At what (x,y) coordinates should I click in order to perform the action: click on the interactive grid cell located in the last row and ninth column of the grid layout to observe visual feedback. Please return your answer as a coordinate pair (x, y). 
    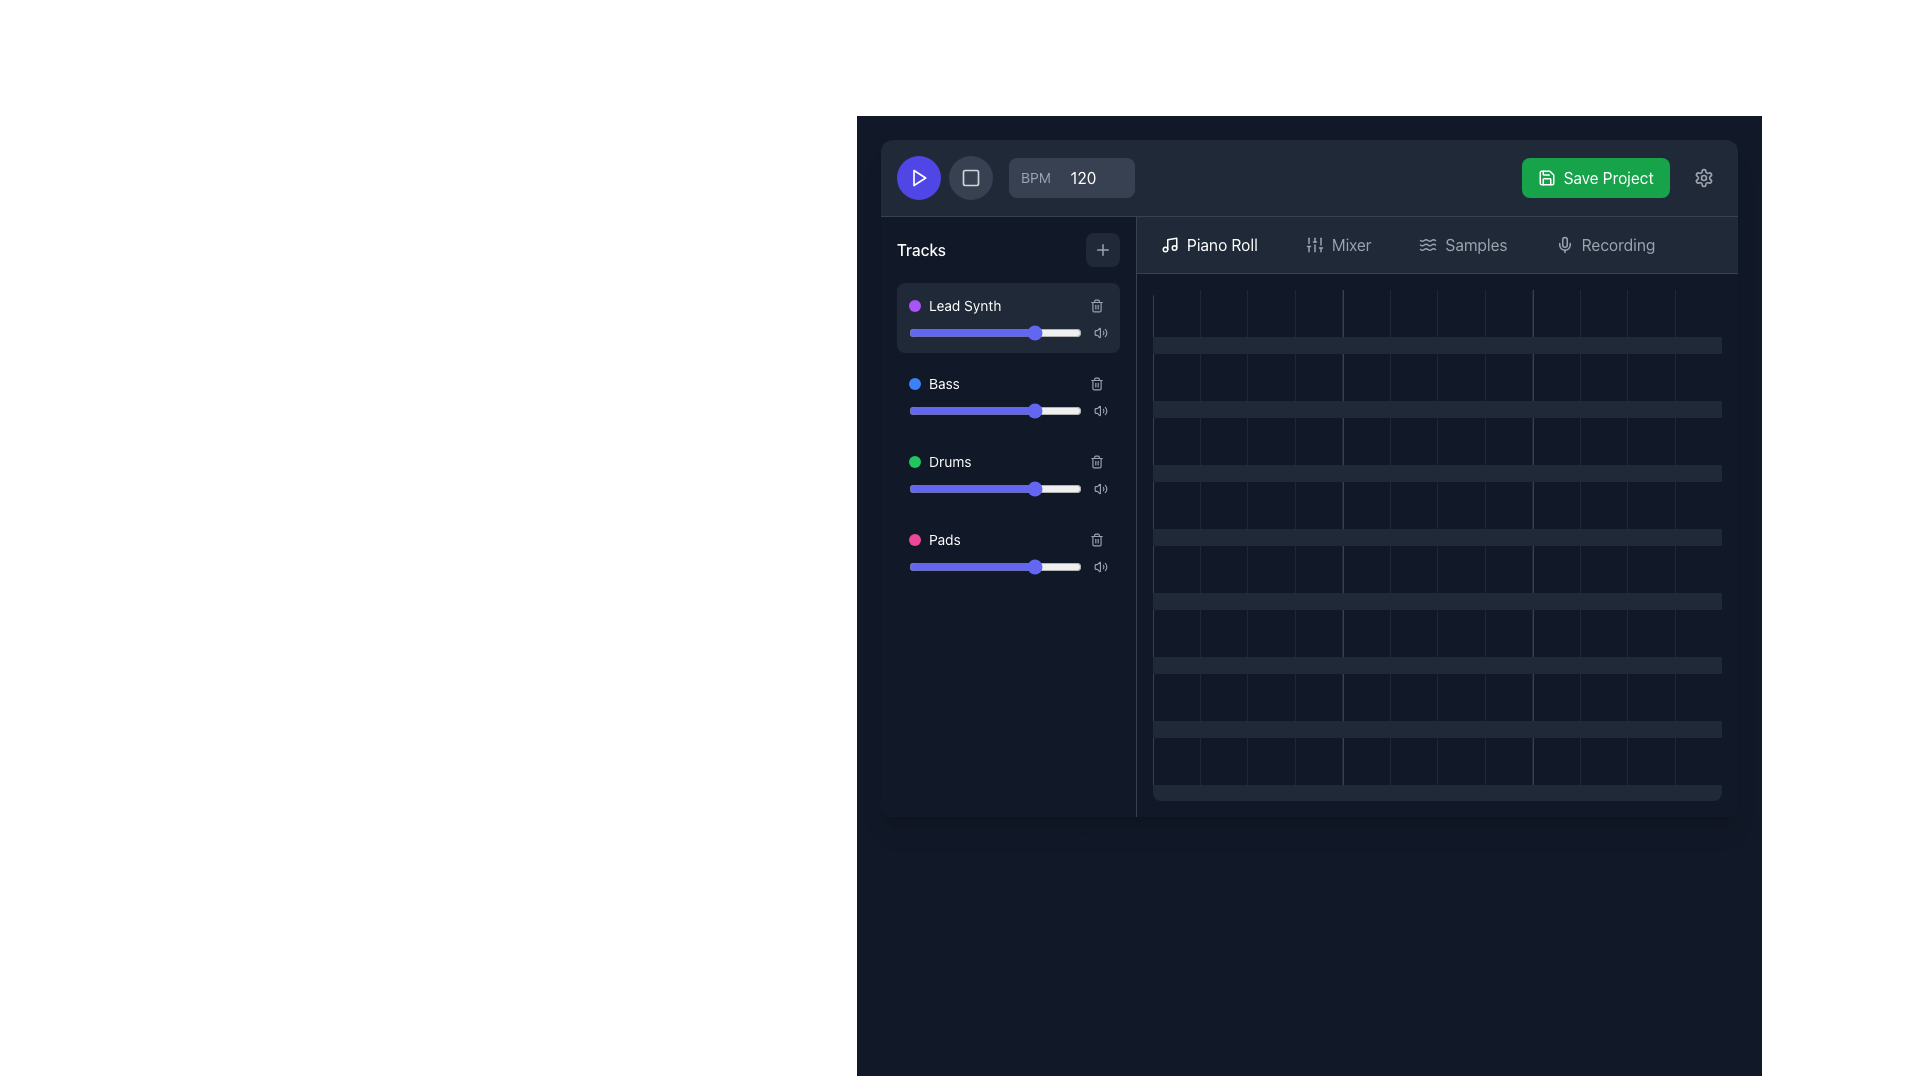
    Looking at the image, I should click on (1603, 761).